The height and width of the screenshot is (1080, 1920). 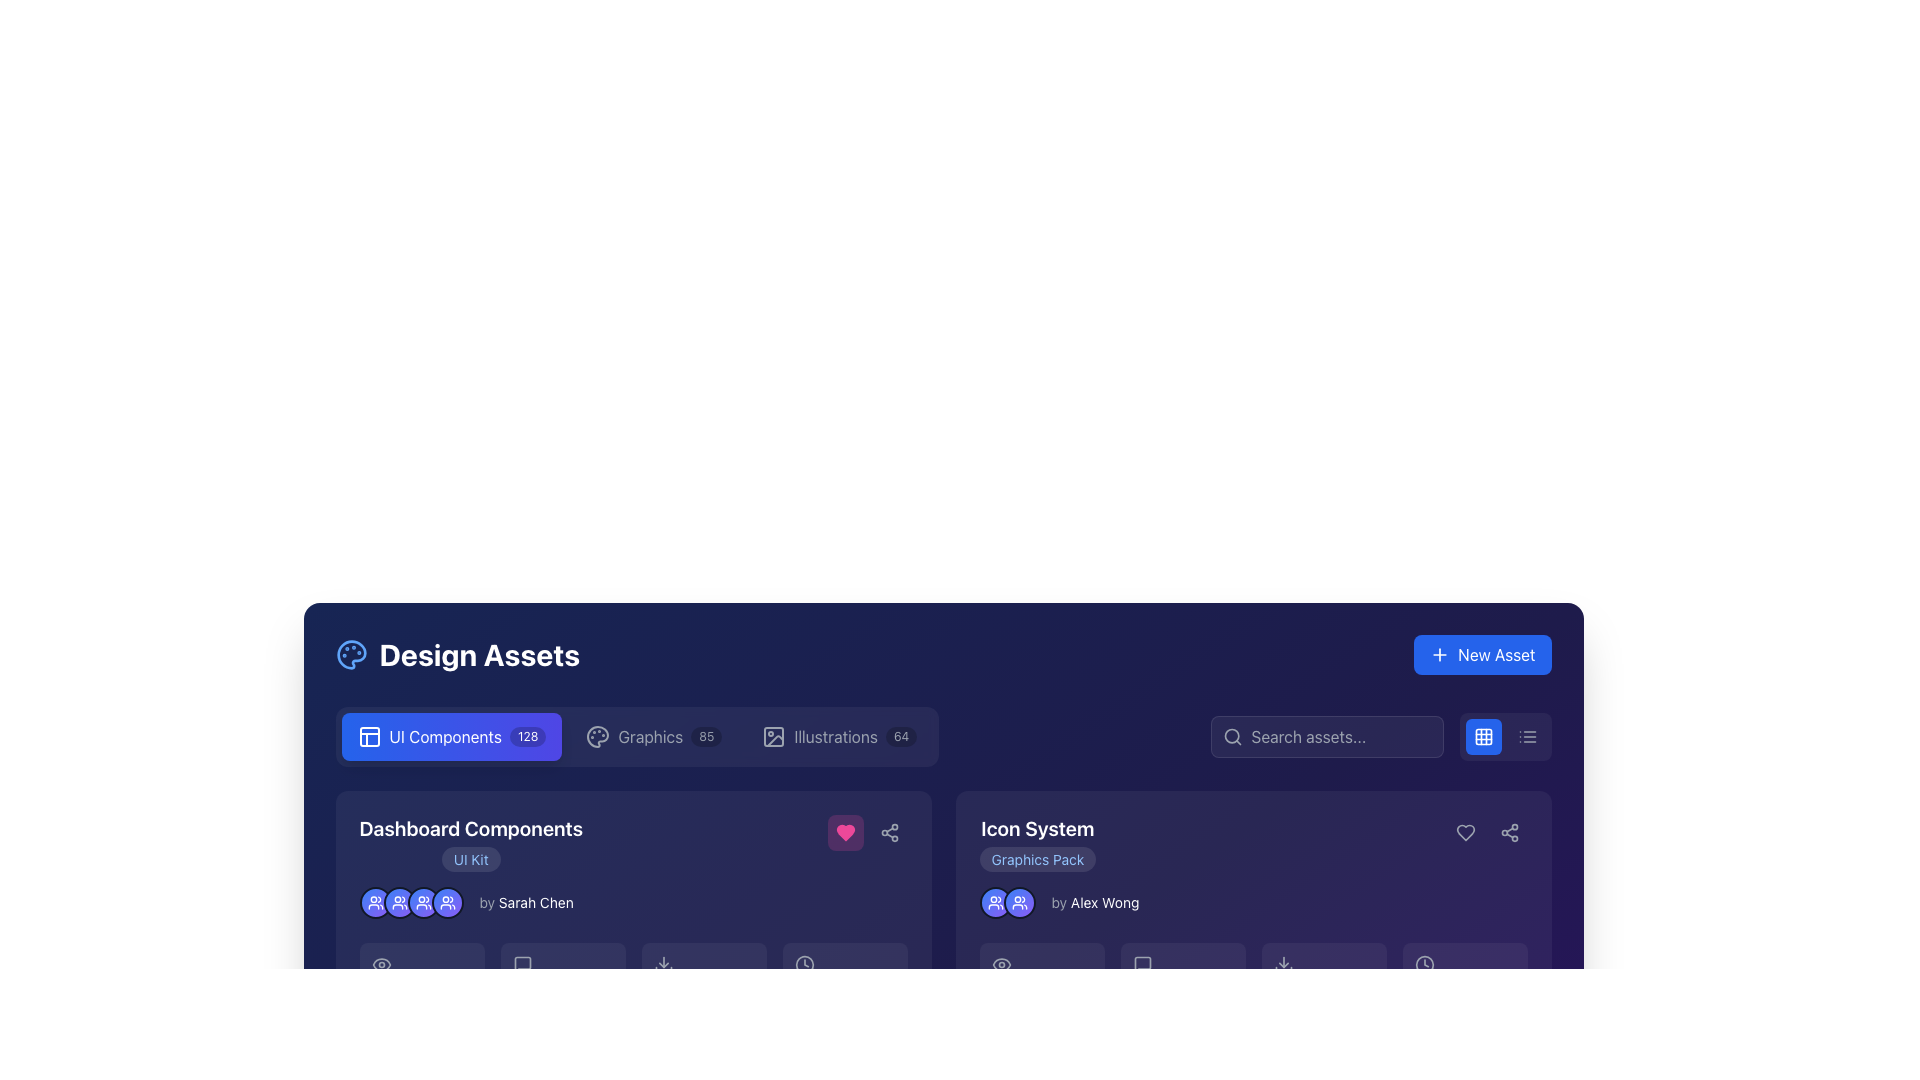 I want to click on SVG Circle element that forms the boundary of the clock icon located at the bottom right of the 'Dashboard Components' section, so click(x=804, y=963).